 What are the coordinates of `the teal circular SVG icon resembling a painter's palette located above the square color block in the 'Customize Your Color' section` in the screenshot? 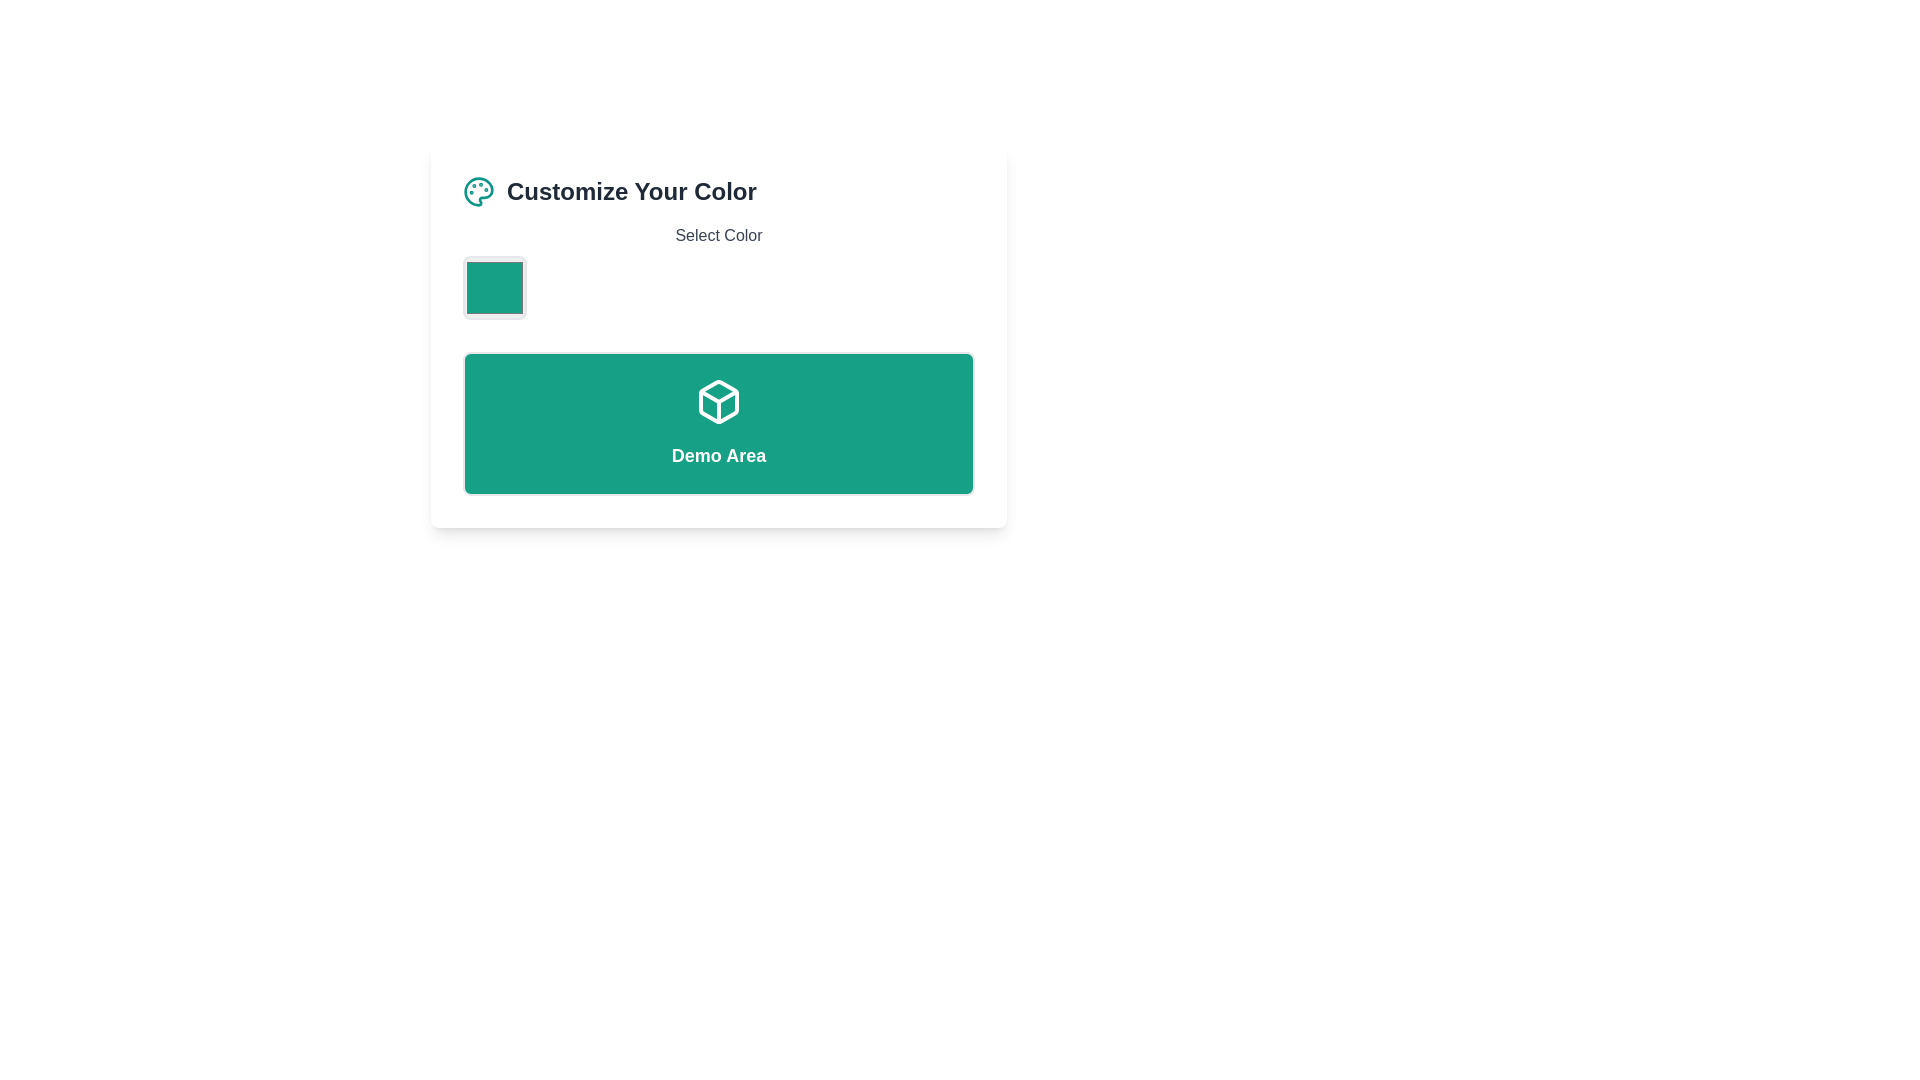 It's located at (478, 192).